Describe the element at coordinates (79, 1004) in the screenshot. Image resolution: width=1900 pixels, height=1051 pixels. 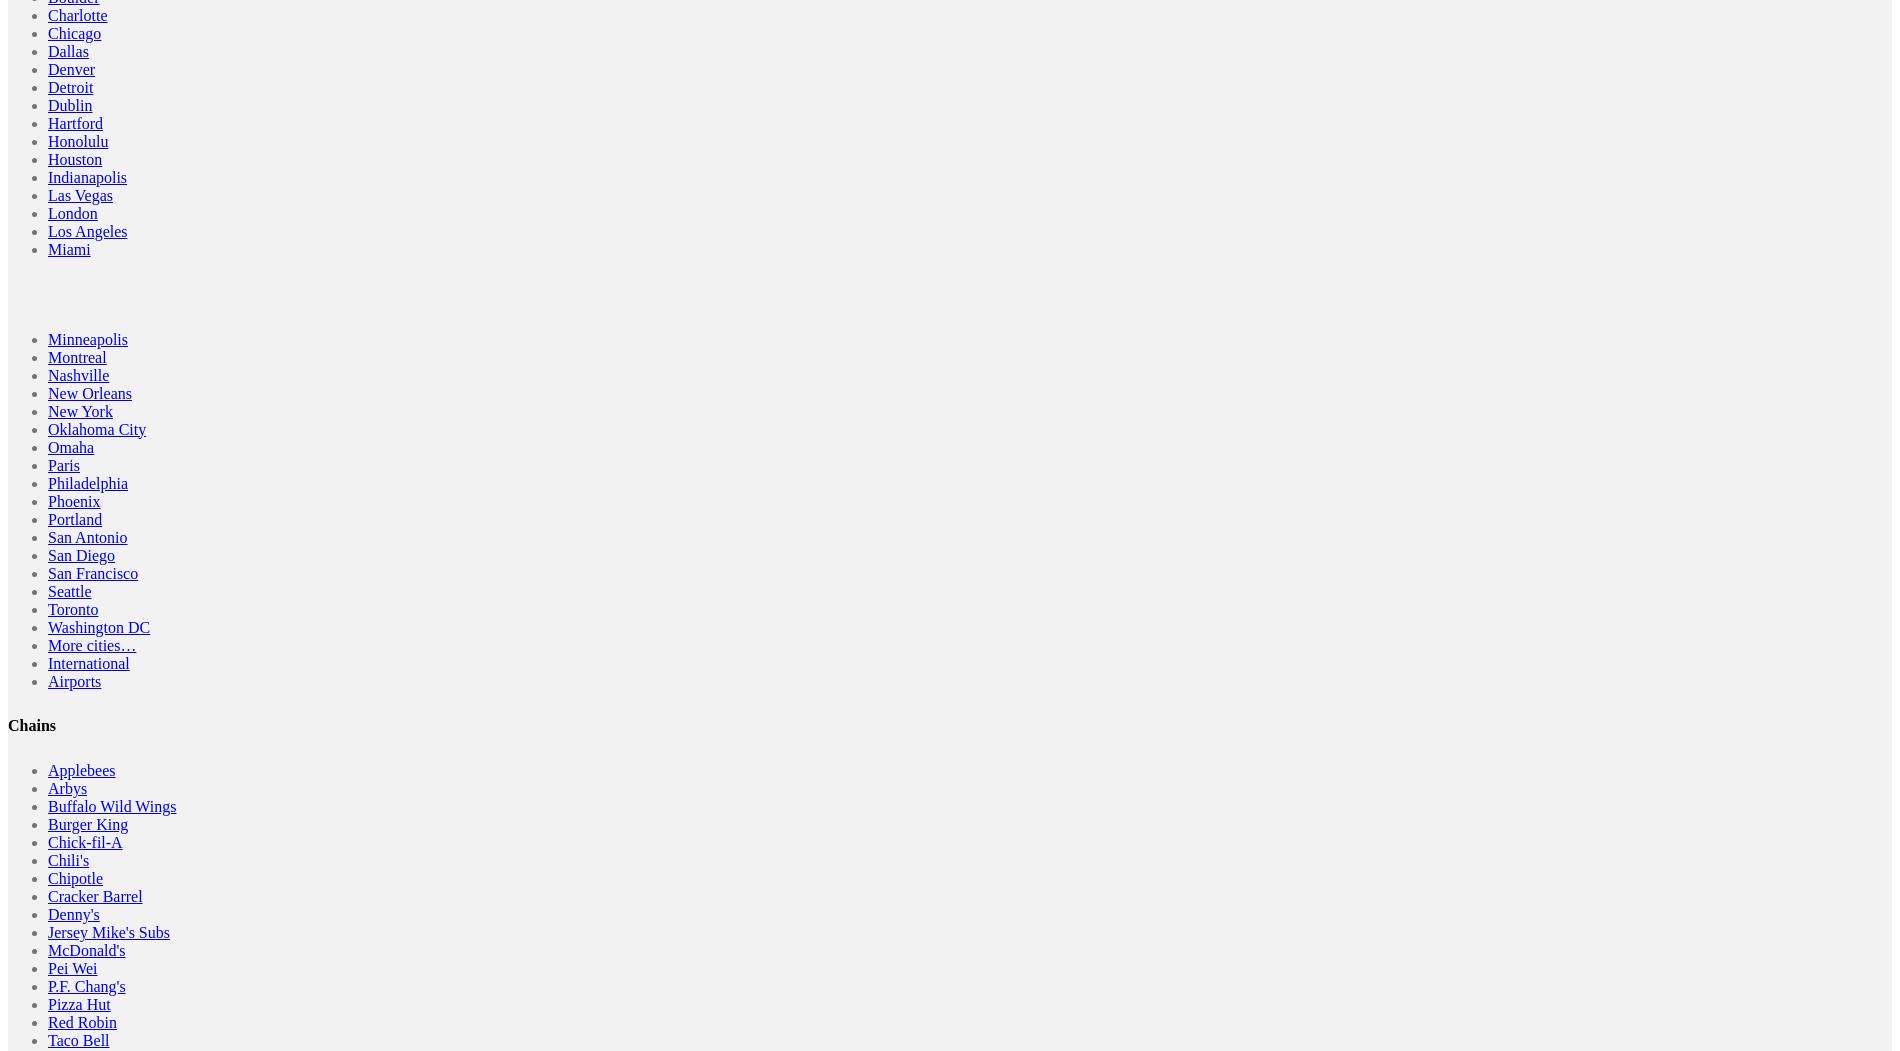
I see `'Pizza Hut'` at that location.